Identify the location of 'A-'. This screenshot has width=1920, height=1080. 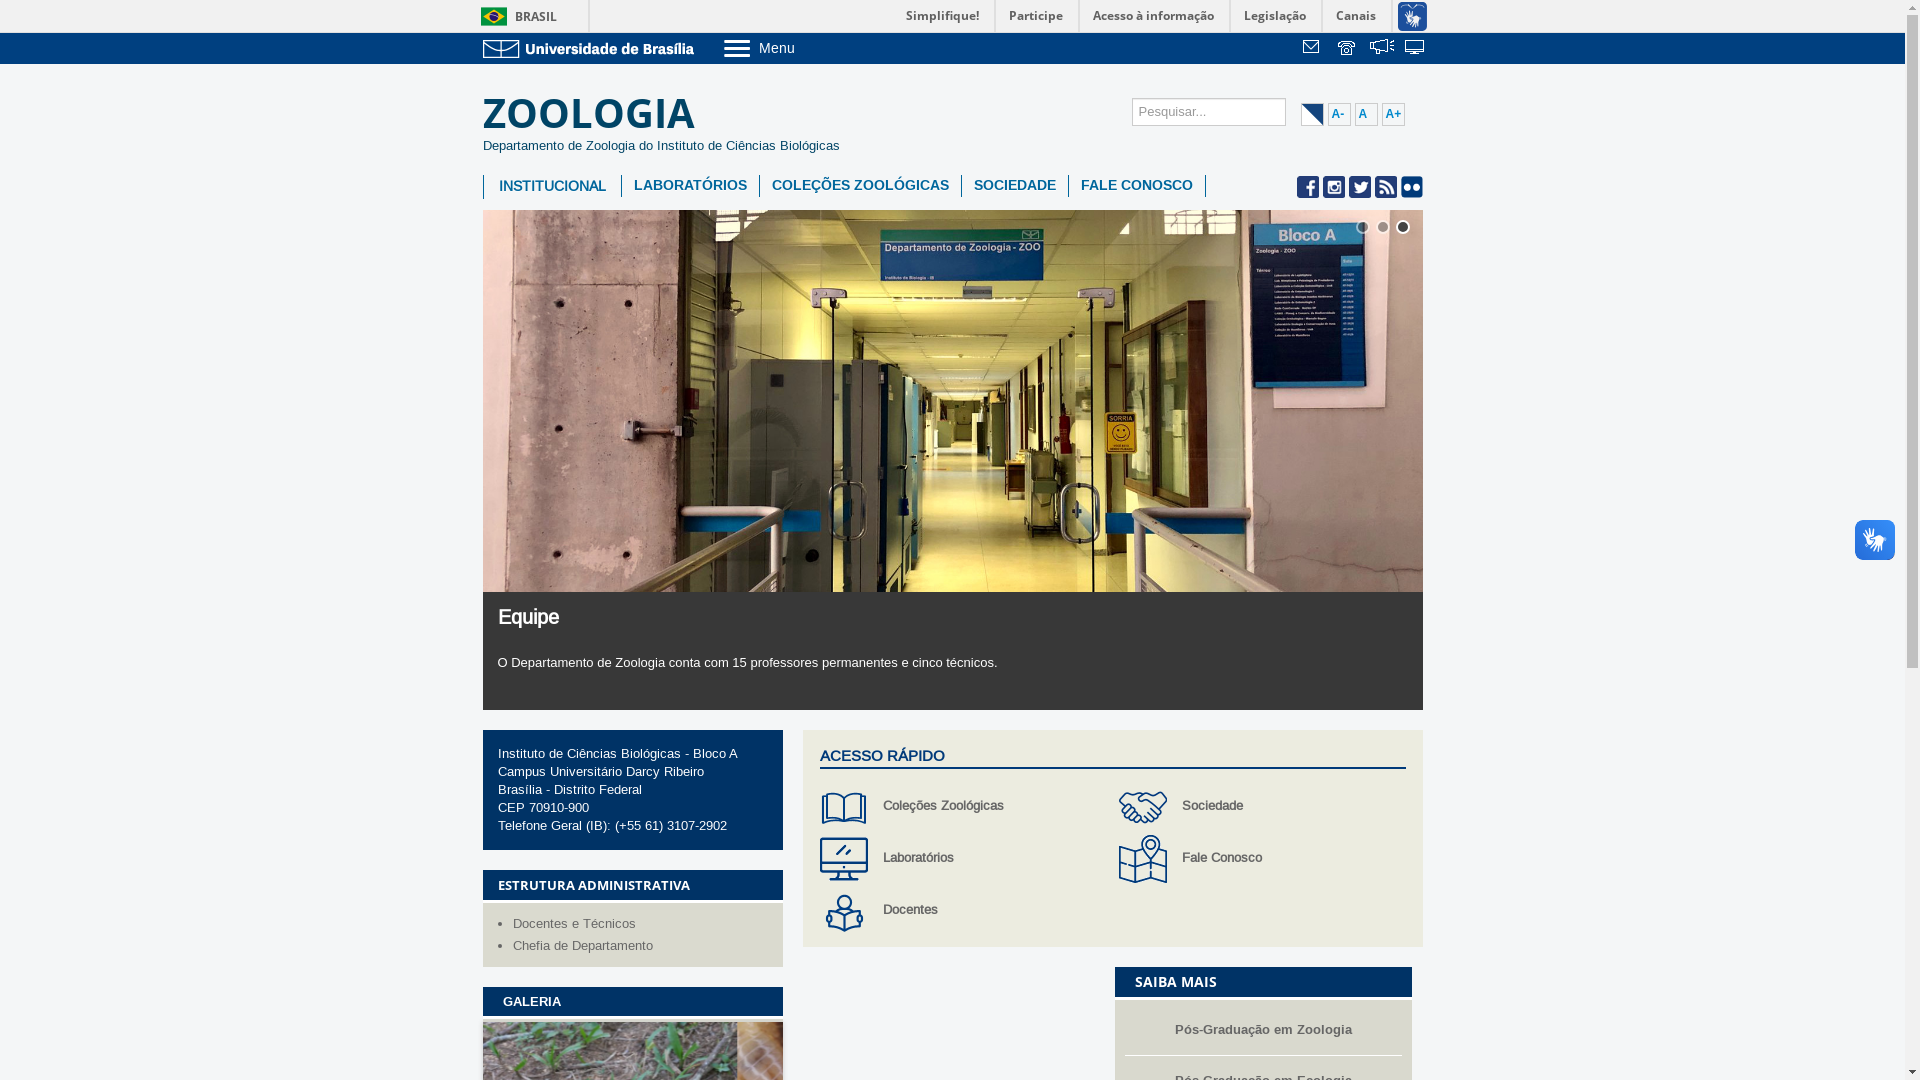
(1339, 114).